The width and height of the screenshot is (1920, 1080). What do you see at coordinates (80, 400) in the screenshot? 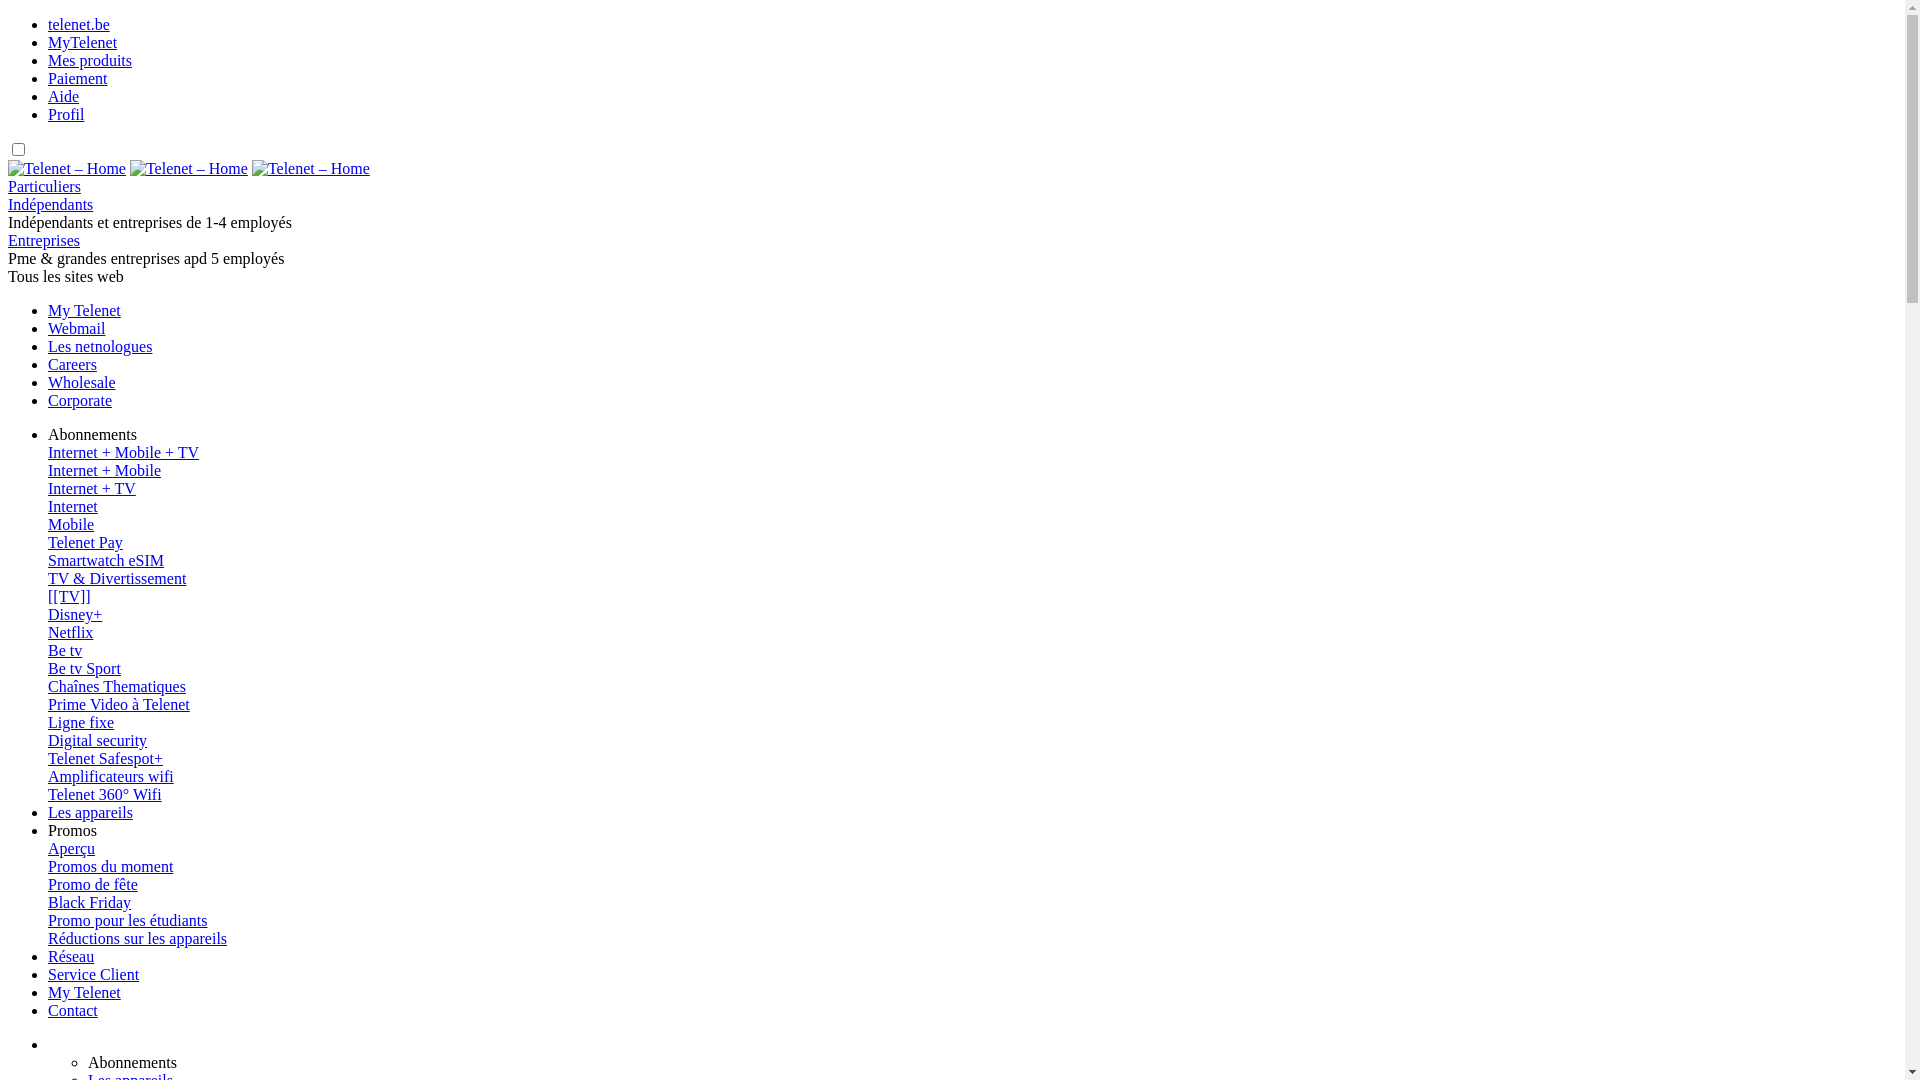
I see `'Corporate'` at bounding box center [80, 400].